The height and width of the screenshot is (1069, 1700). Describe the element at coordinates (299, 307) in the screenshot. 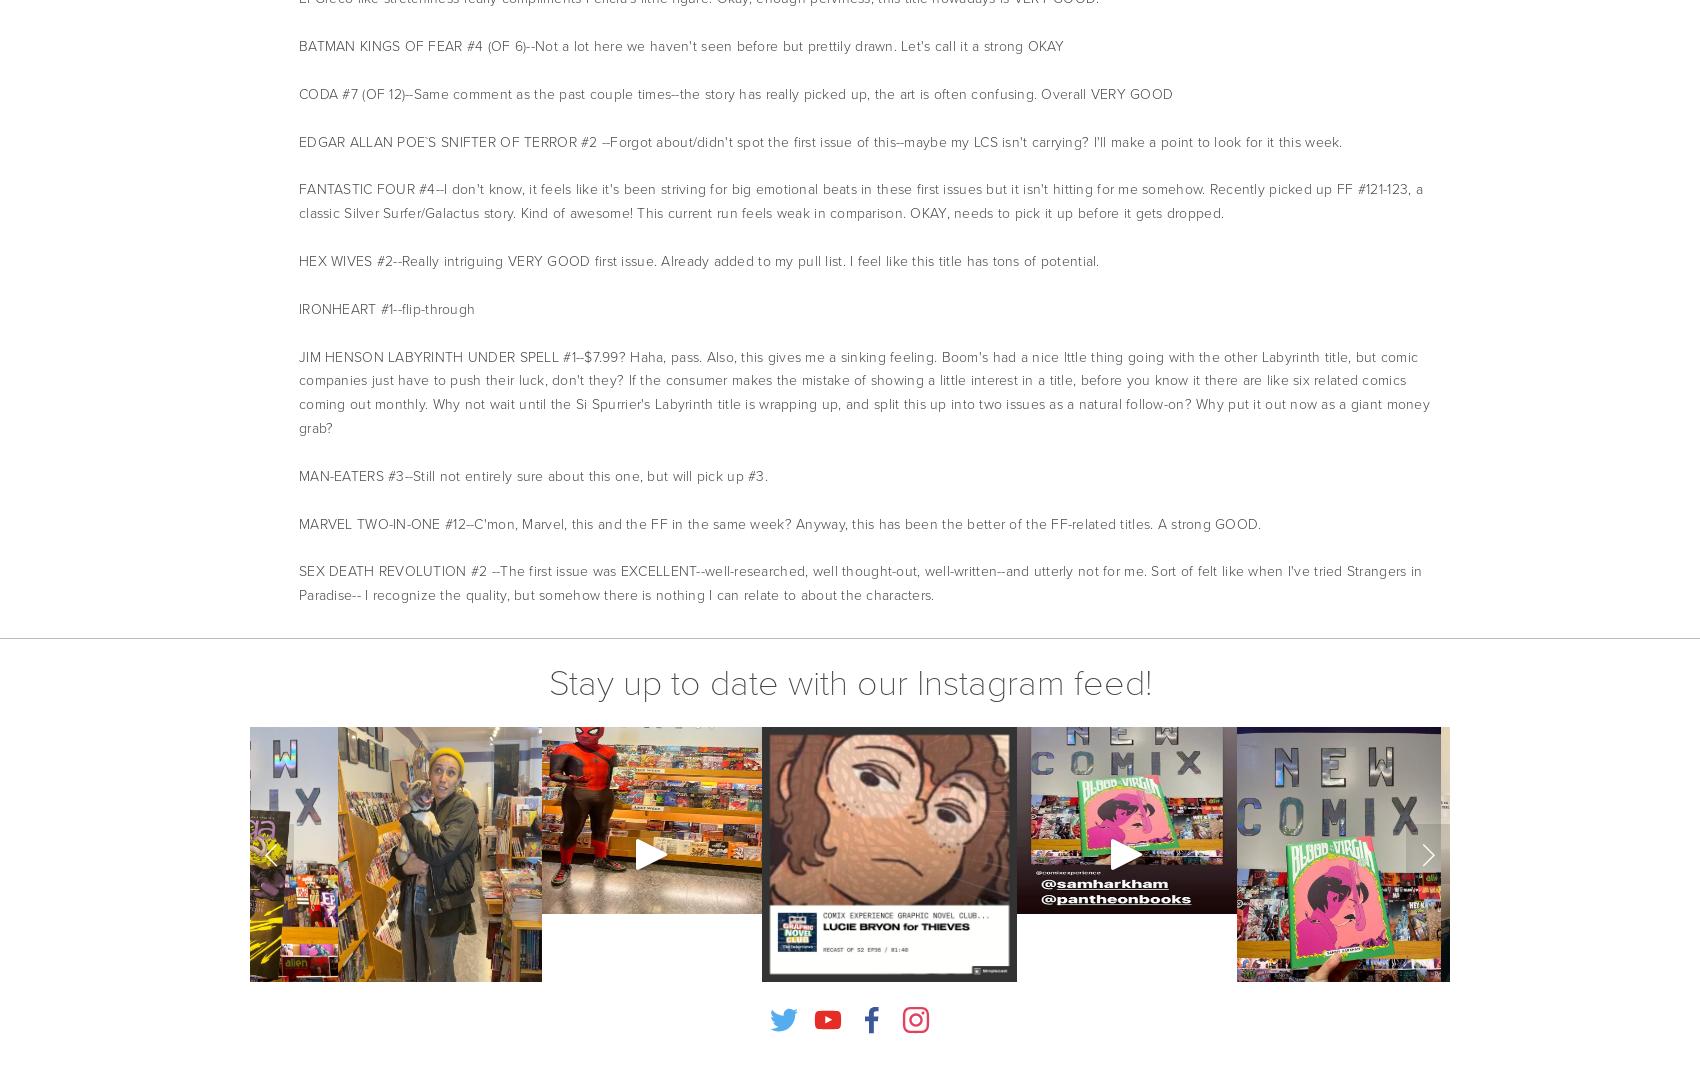

I see `'IRONHEART #1--flip-through'` at that location.